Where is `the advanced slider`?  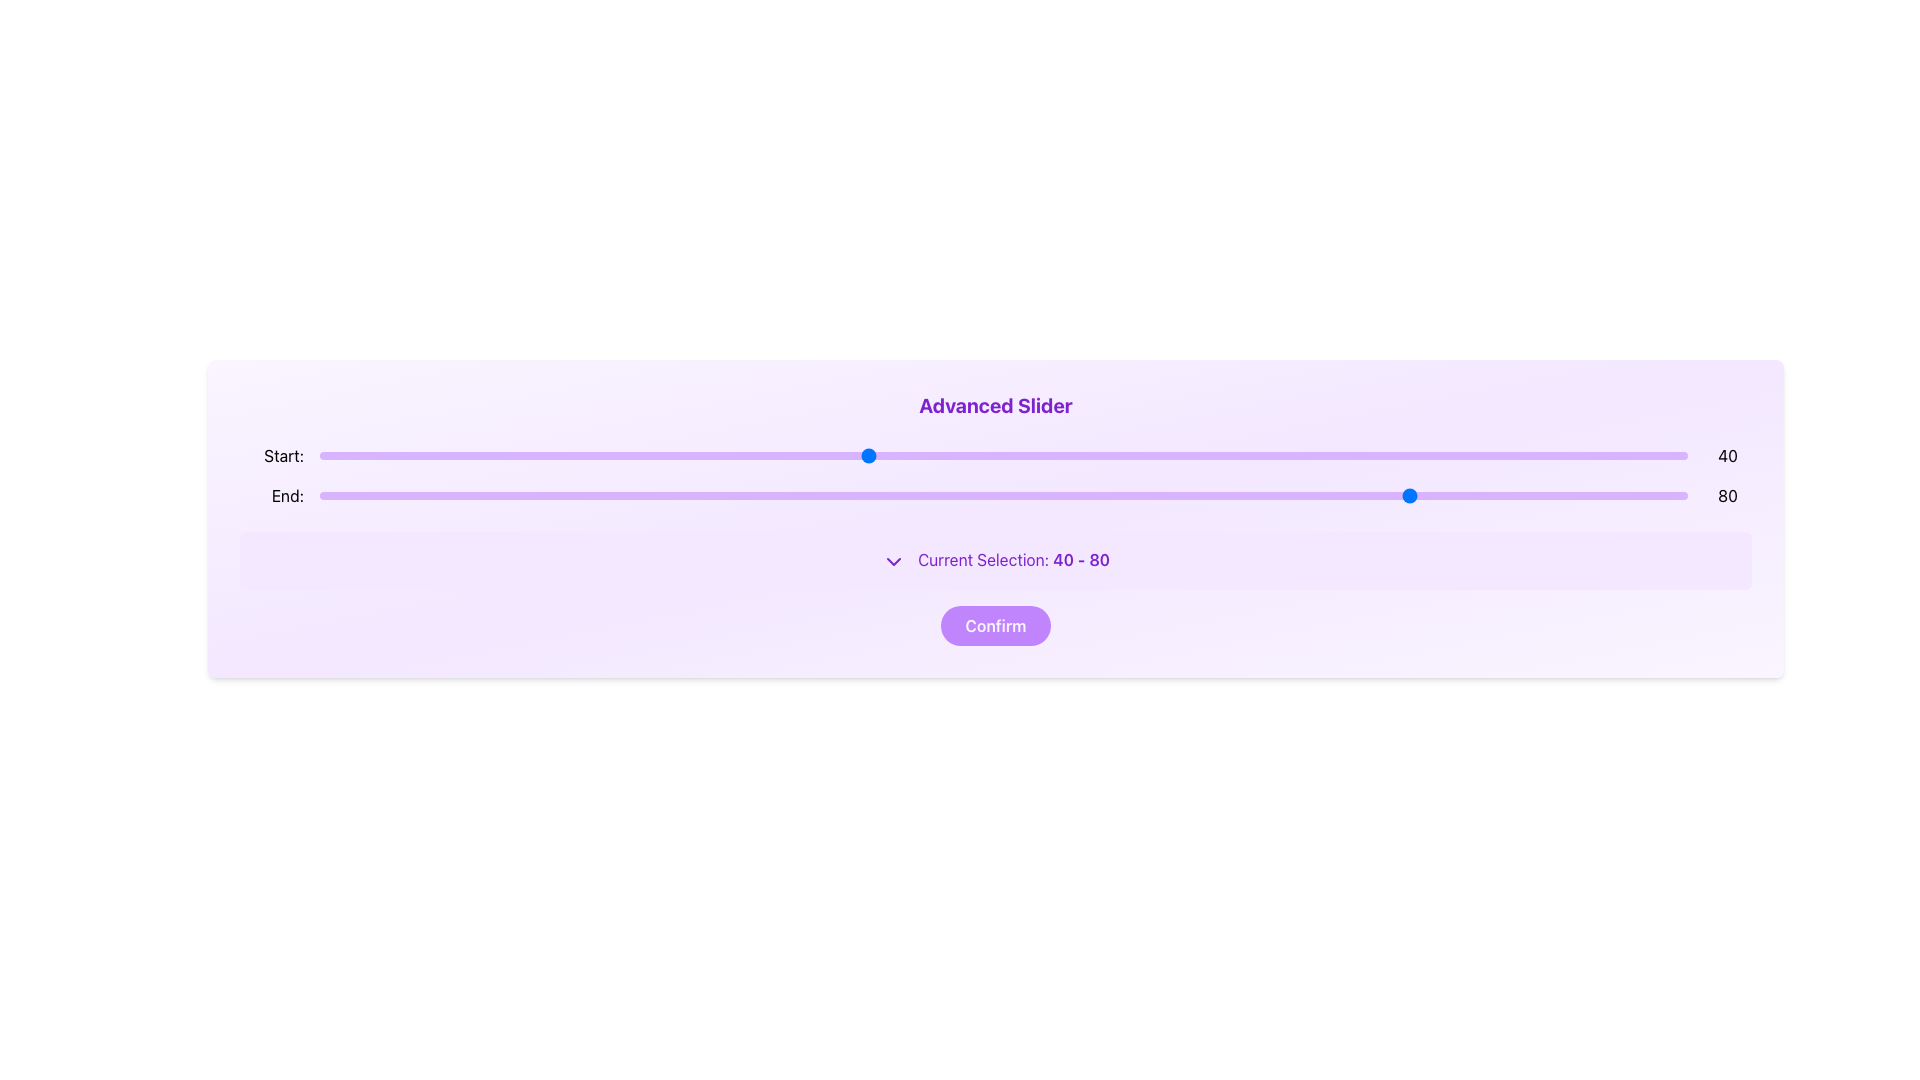
the advanced slider is located at coordinates (1660, 455).